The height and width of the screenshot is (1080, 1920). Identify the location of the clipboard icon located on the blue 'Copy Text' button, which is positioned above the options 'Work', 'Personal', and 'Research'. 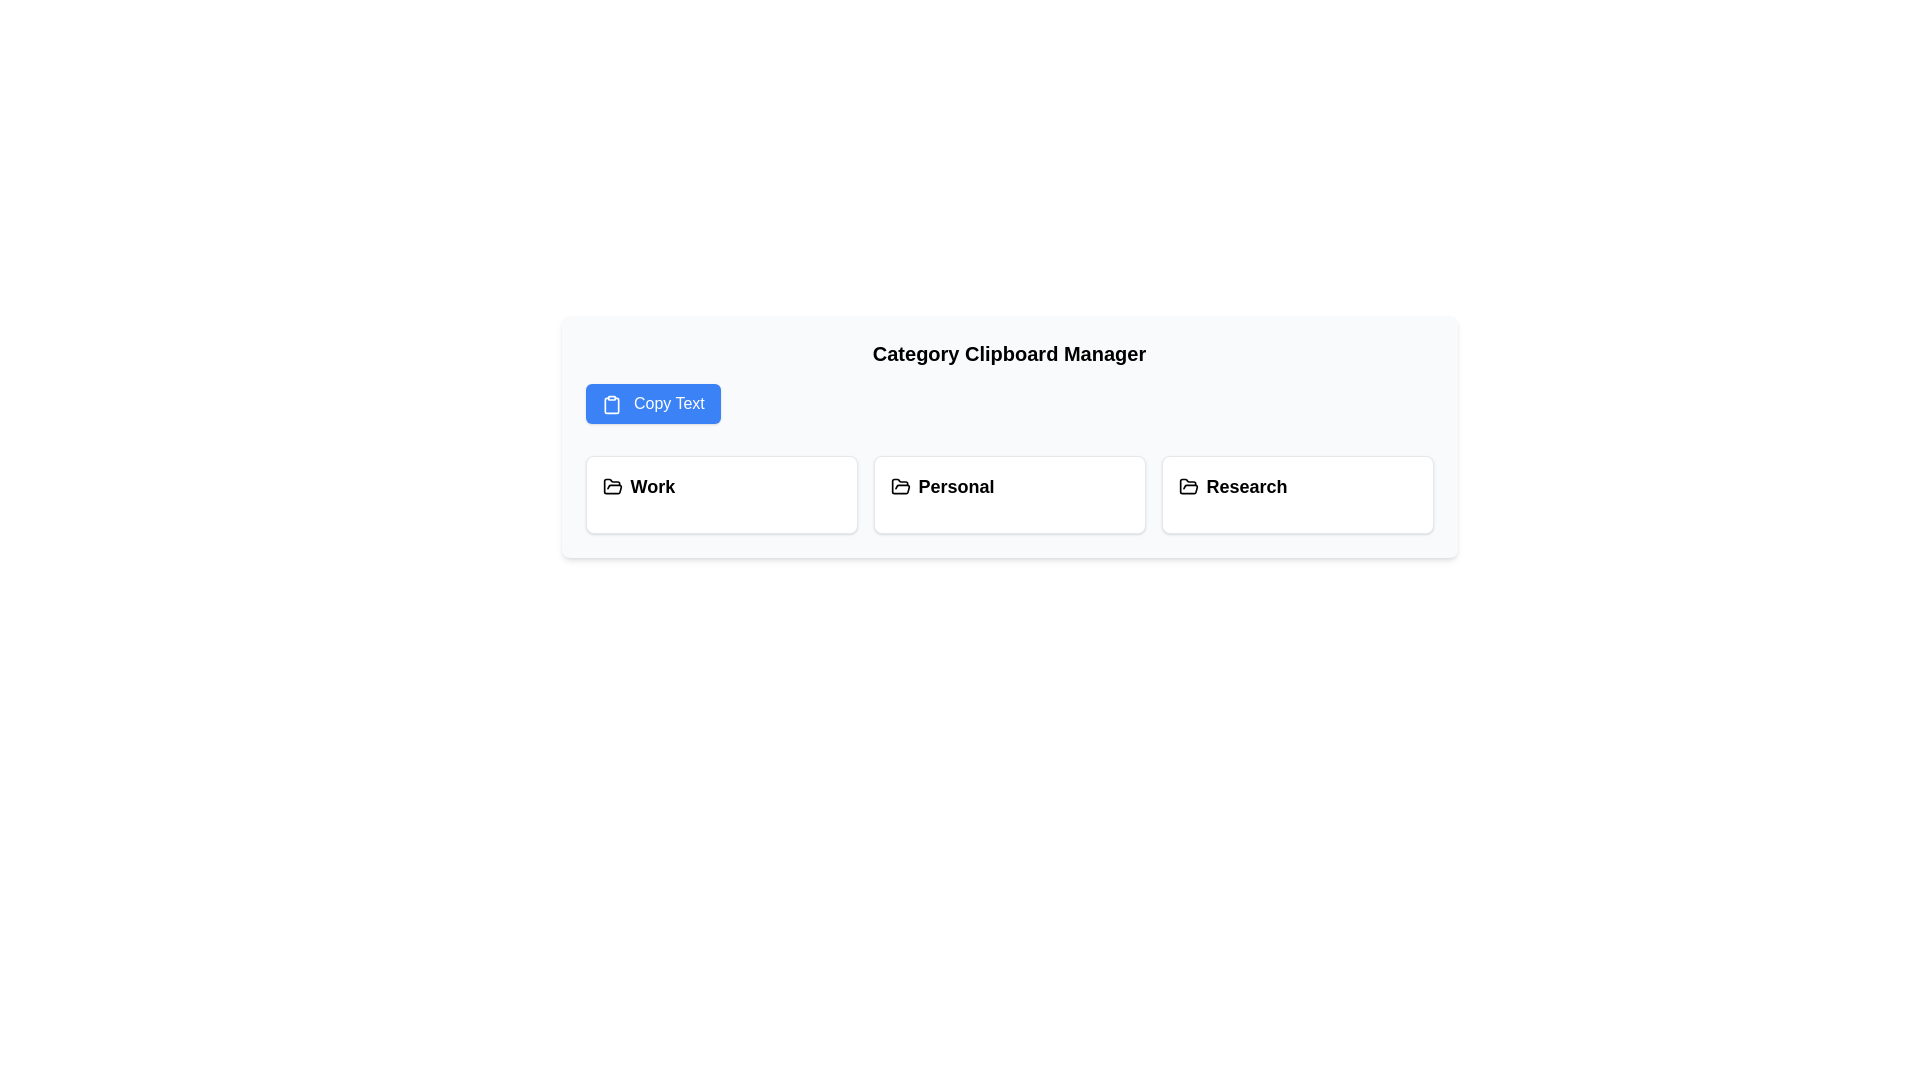
(610, 404).